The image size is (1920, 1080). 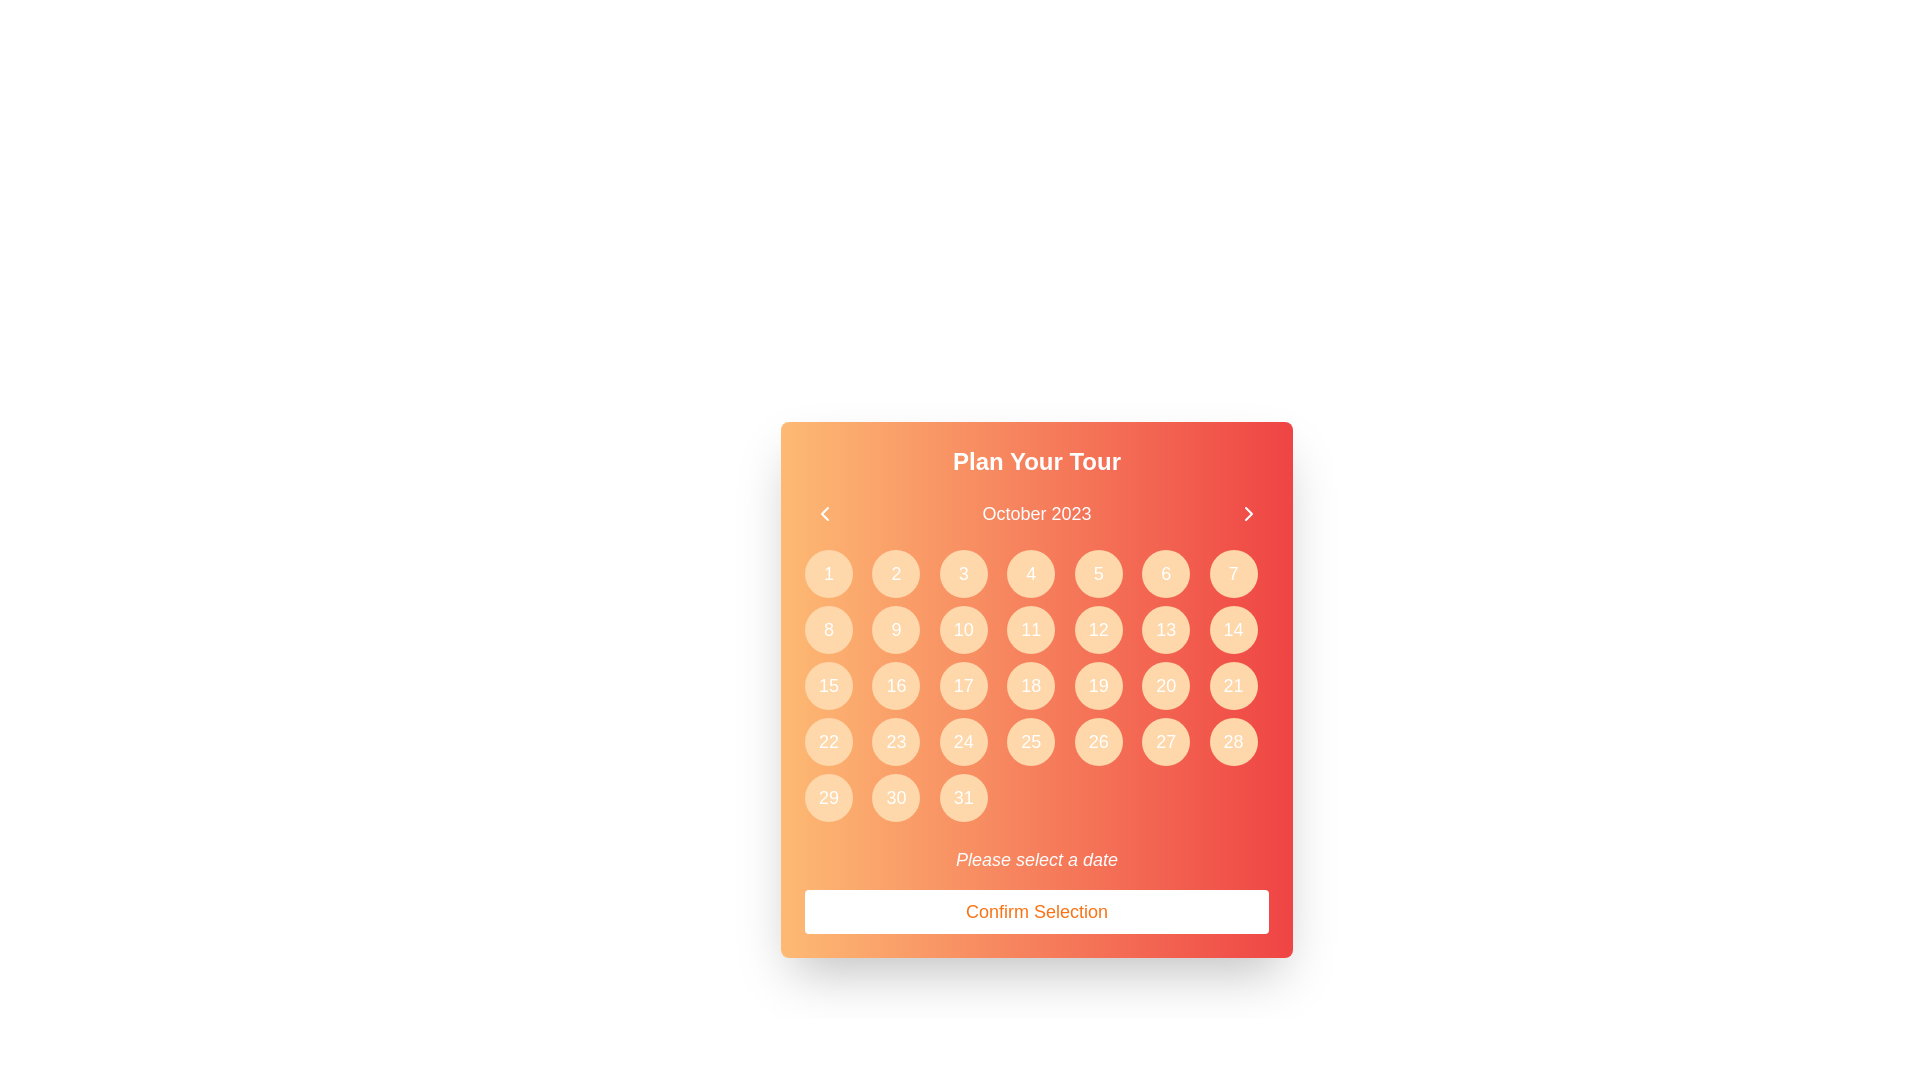 I want to click on the circular interactive button with a light orange background and white text '22', so click(x=829, y=741).